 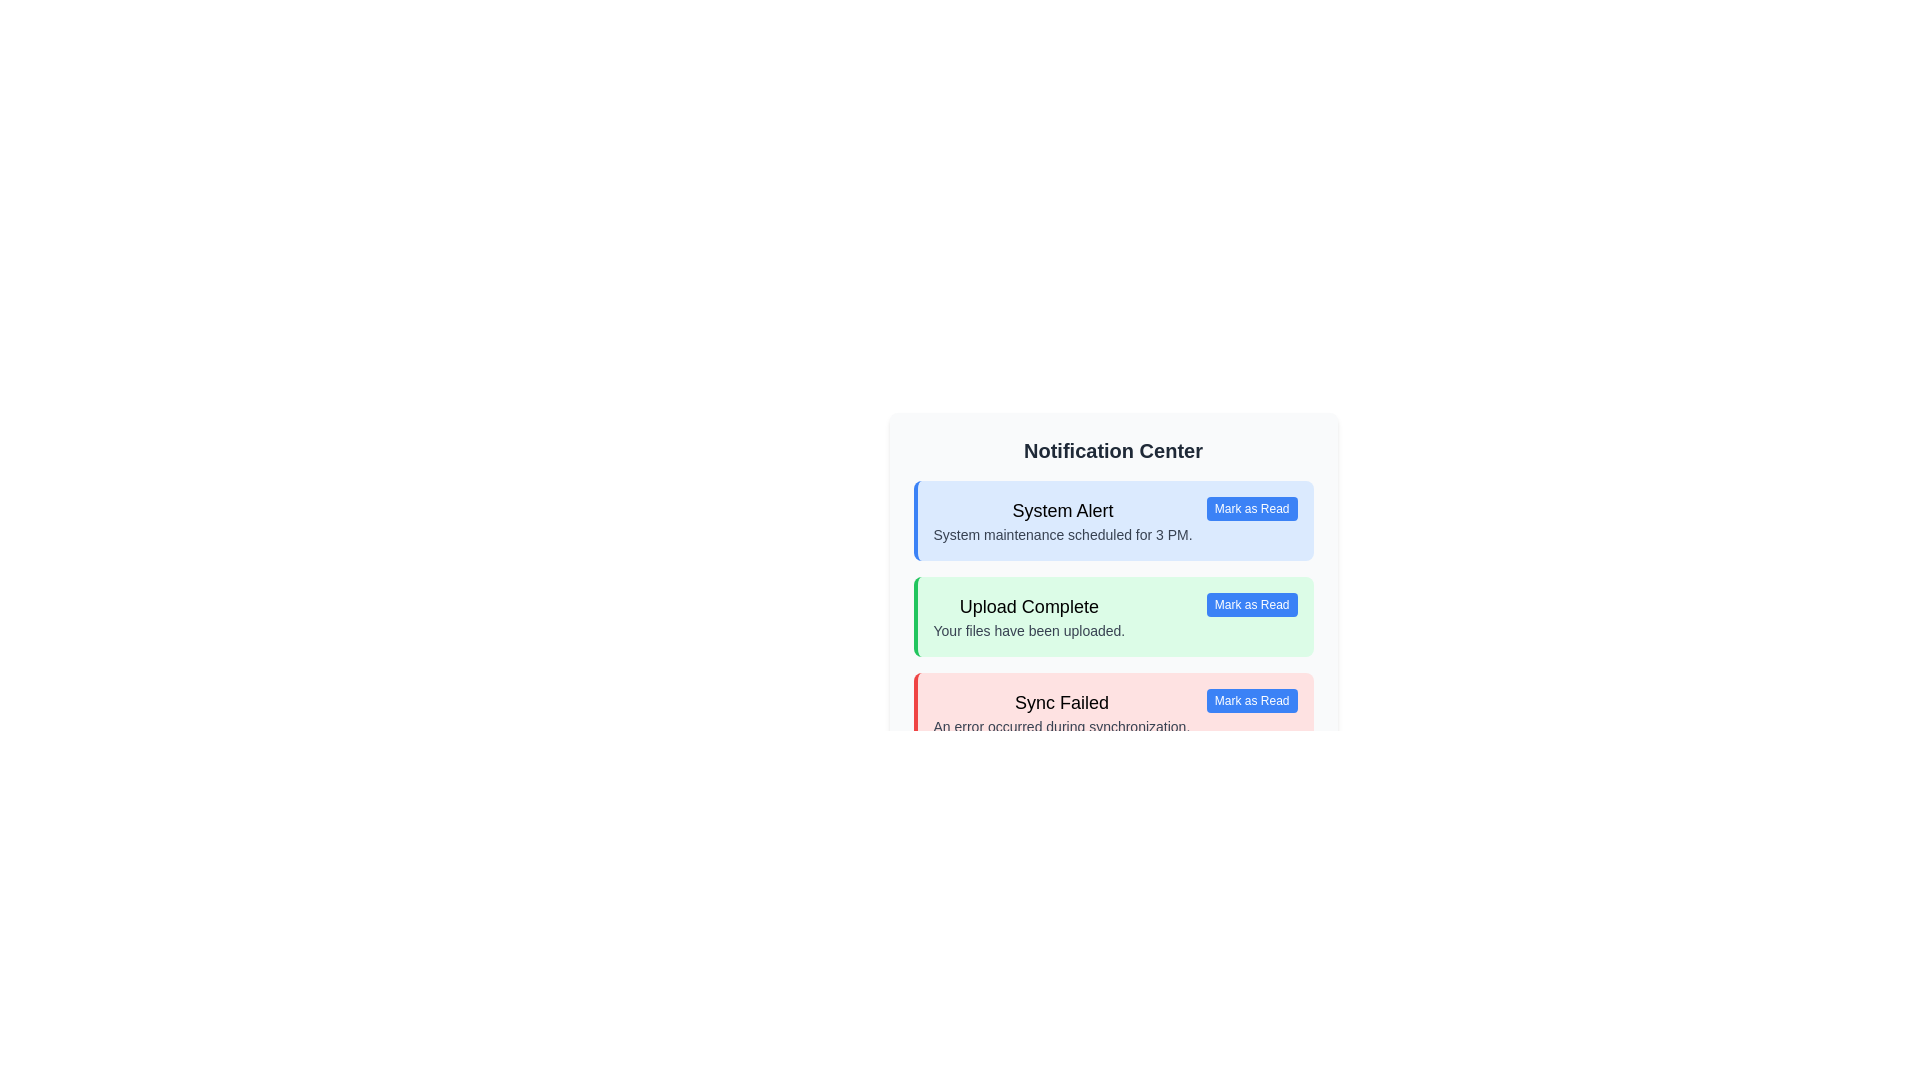 What do you see at coordinates (1029, 605) in the screenshot?
I see `the text label displaying 'Upload Complete' within the notification box located in the Notification Center` at bounding box center [1029, 605].